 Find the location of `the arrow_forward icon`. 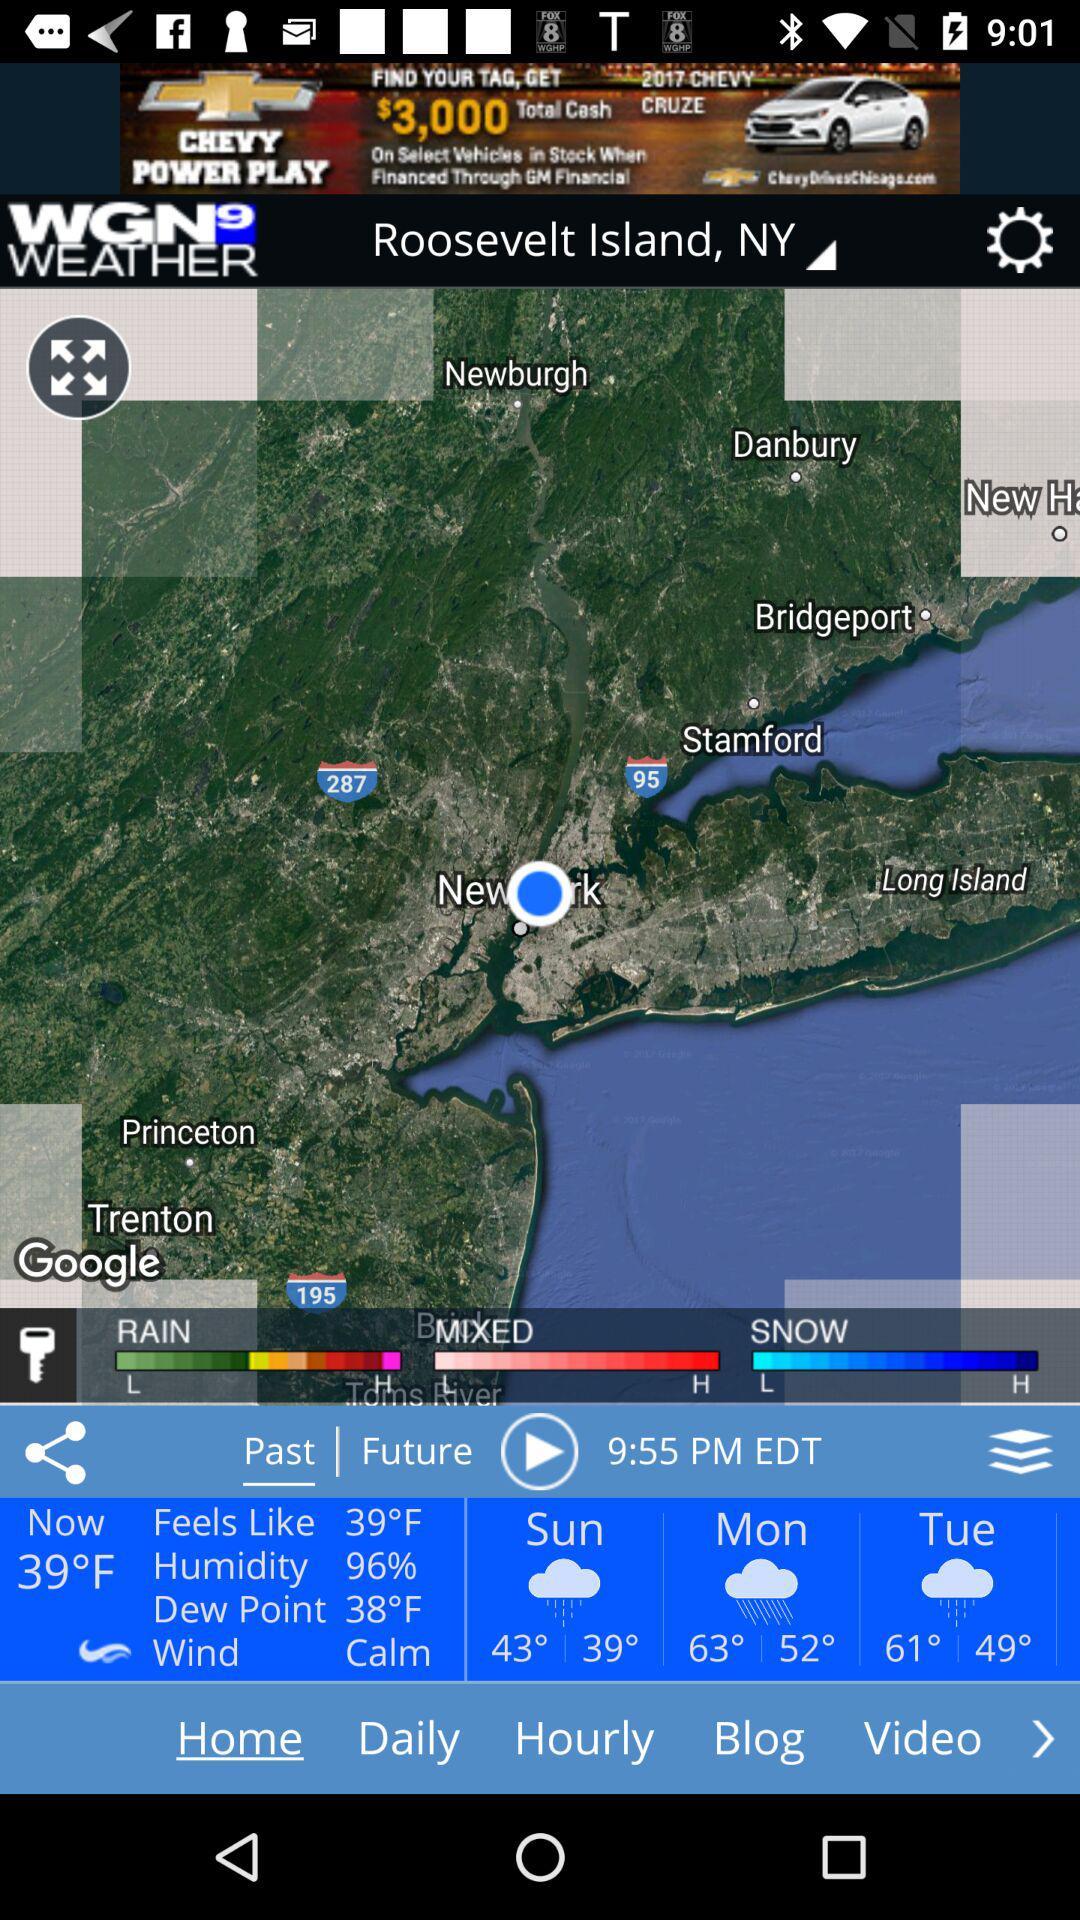

the arrow_forward icon is located at coordinates (1042, 1737).